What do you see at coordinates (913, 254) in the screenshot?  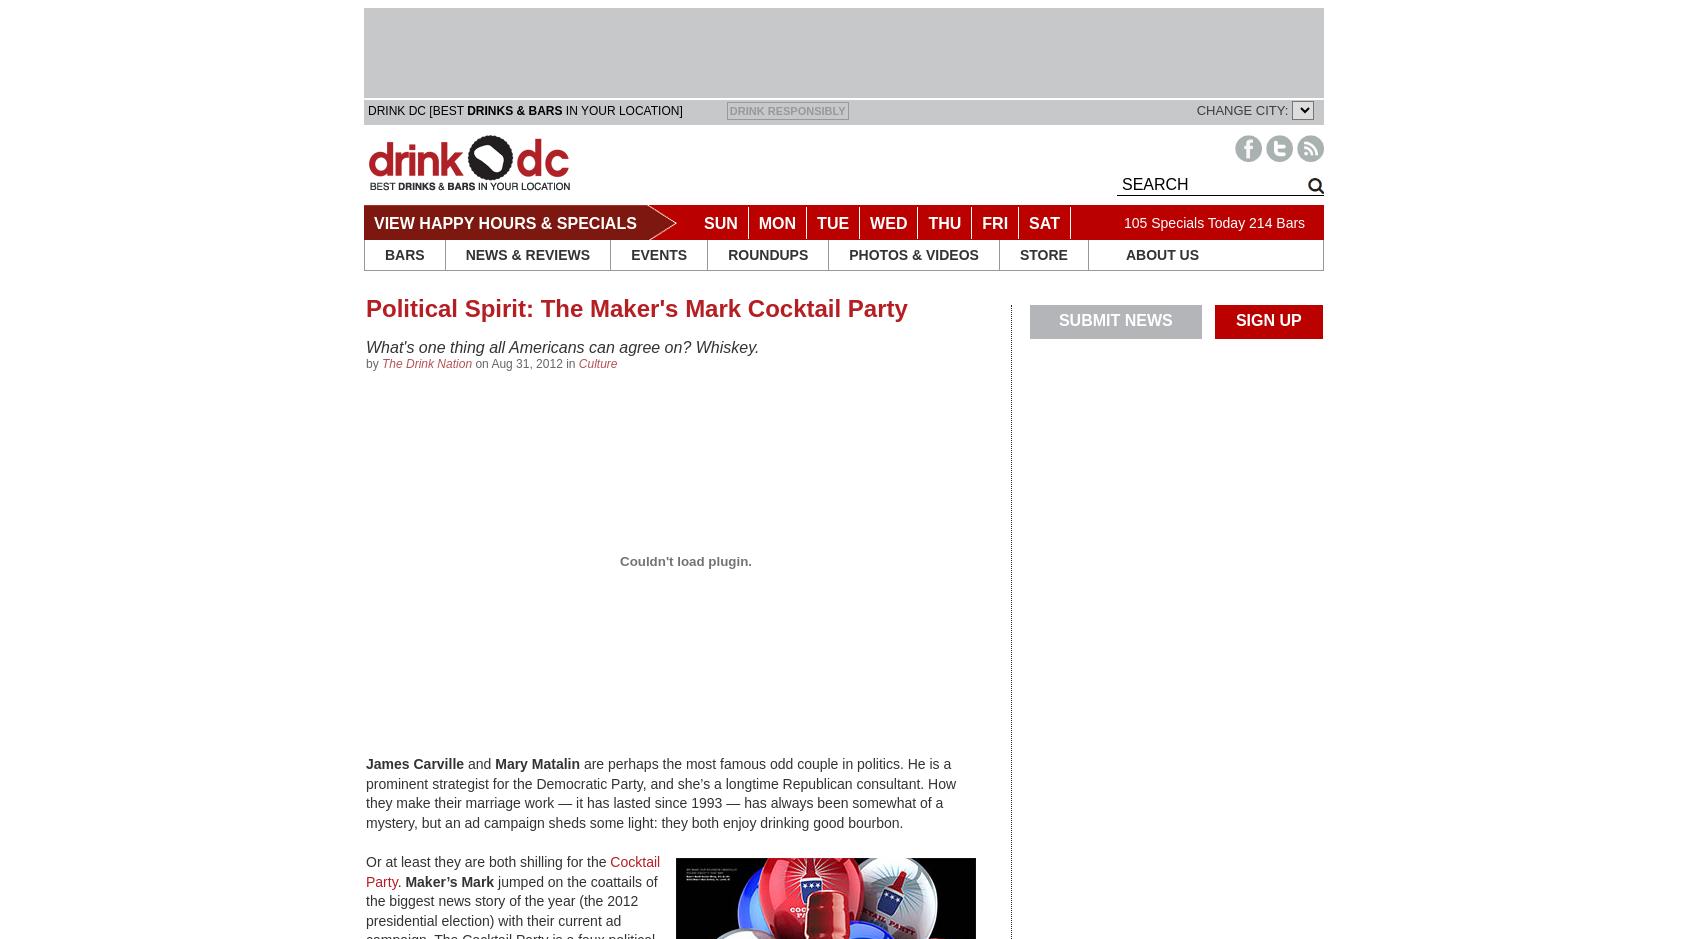 I see `'PHOTOS & VIDEOS'` at bounding box center [913, 254].